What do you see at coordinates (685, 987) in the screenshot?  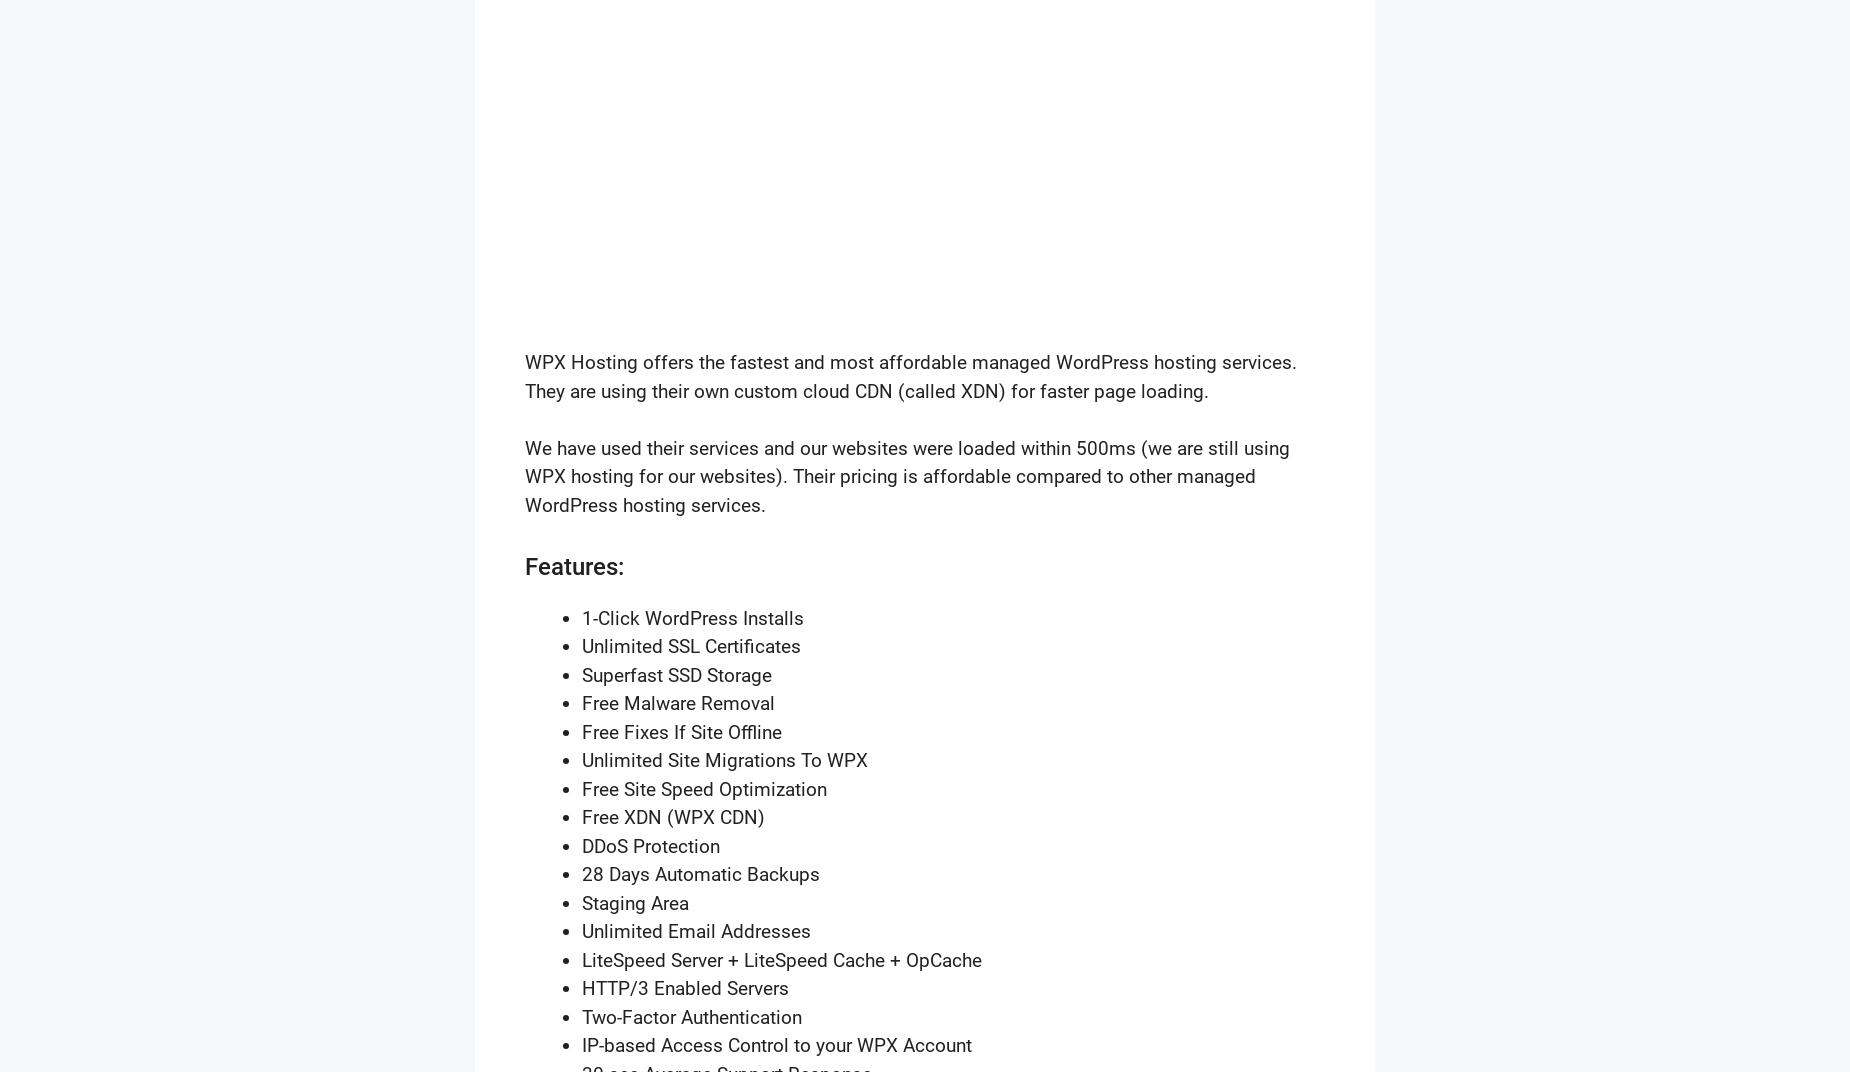 I see `'HTTP/3 Enabled Servers'` at bounding box center [685, 987].